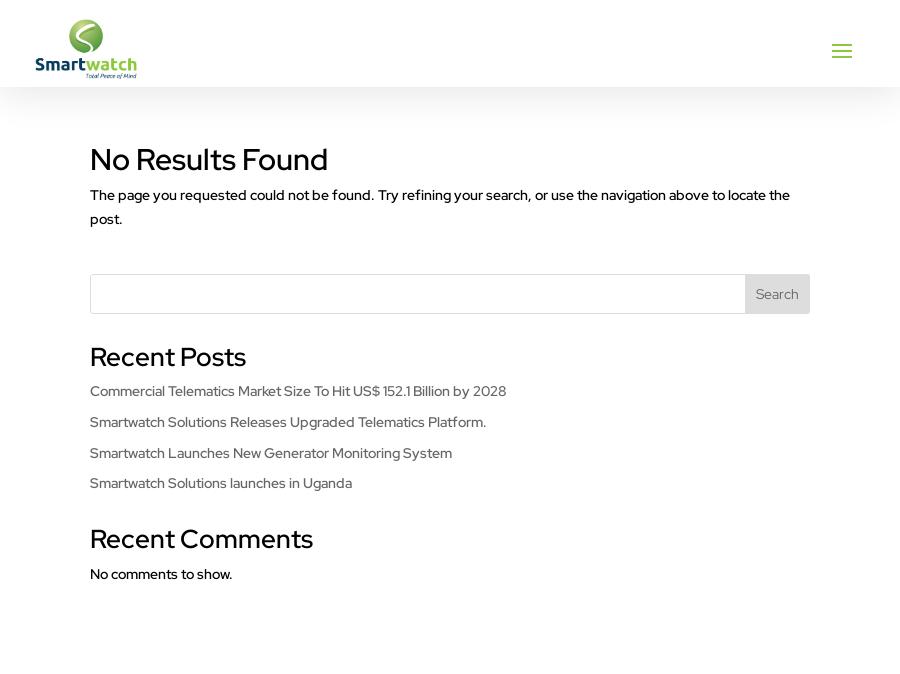 The width and height of the screenshot is (900, 674). Describe the element at coordinates (89, 157) in the screenshot. I see `'No Results Found'` at that location.